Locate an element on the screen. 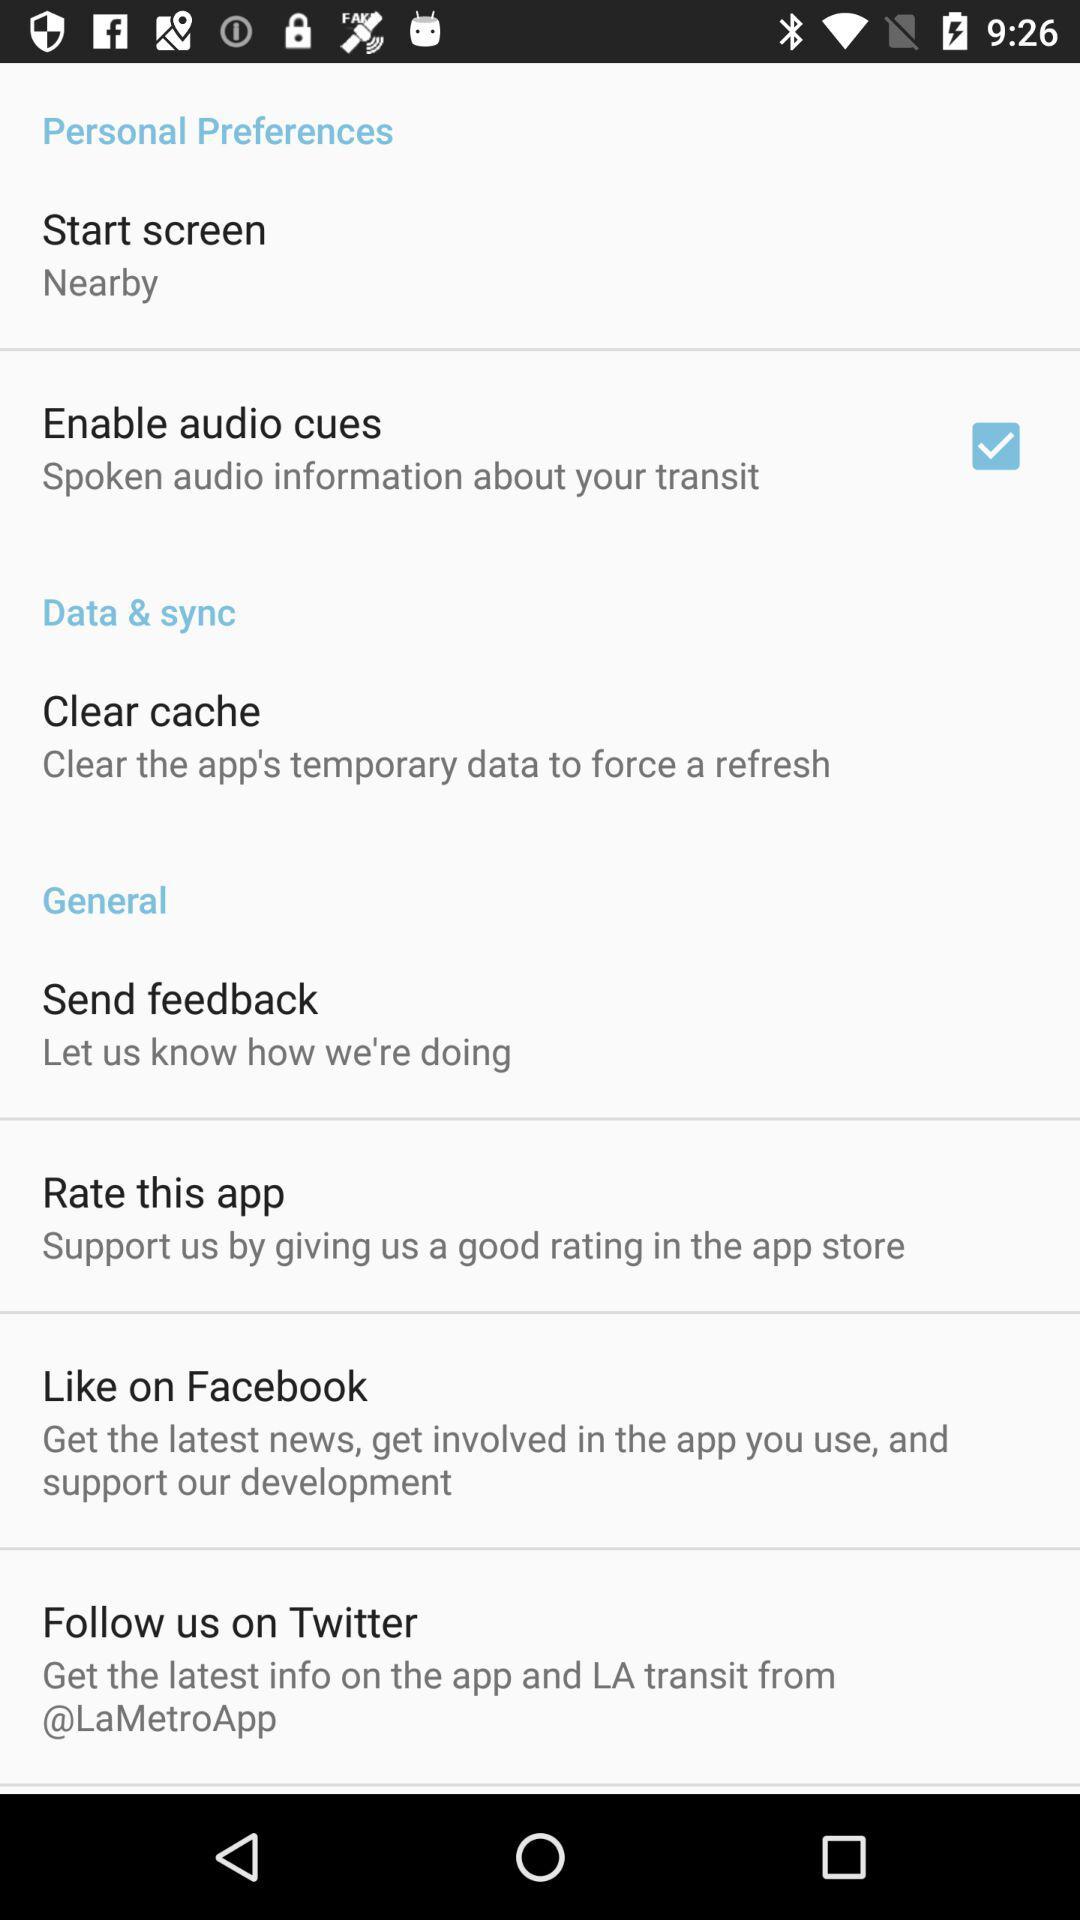 The width and height of the screenshot is (1080, 1920). icon below the start screen item is located at coordinates (100, 280).